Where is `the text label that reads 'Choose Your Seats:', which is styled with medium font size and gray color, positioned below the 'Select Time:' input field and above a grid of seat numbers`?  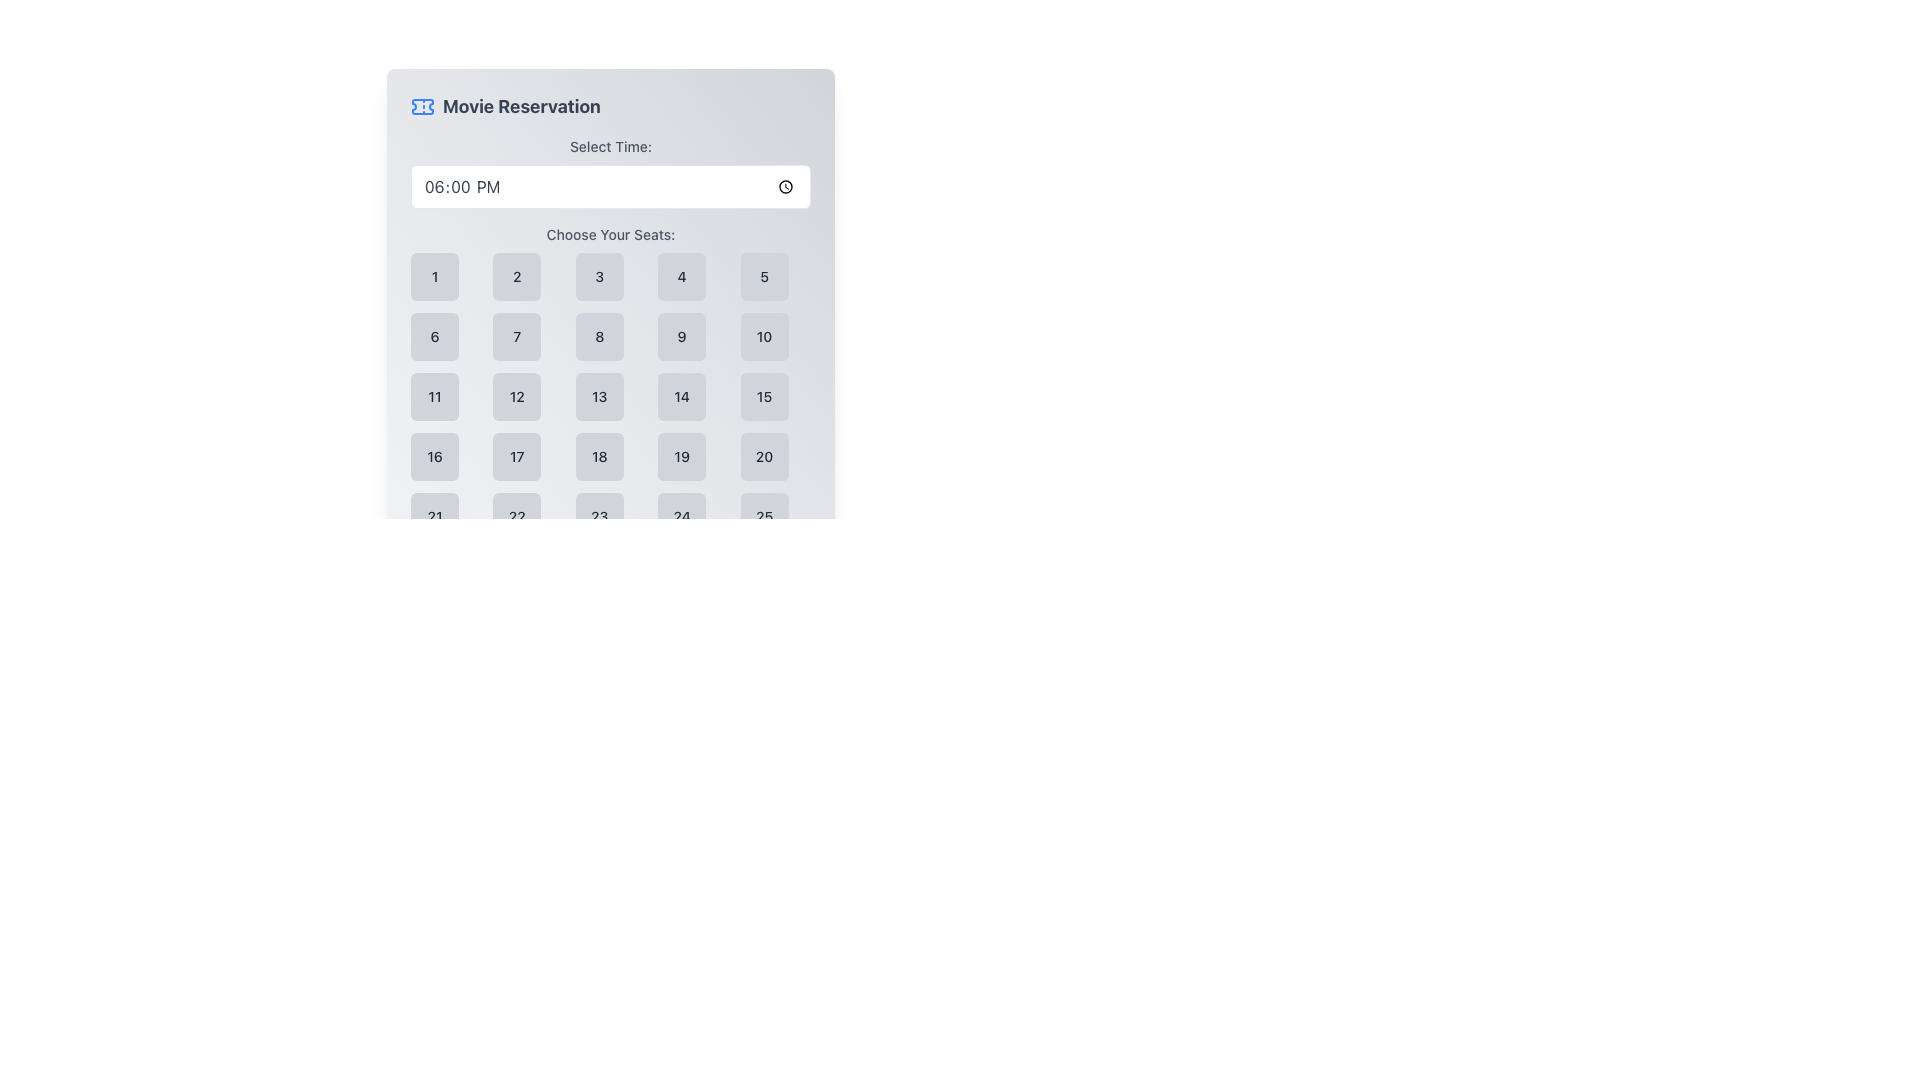
the text label that reads 'Choose Your Seats:', which is styled with medium font size and gray color, positioned below the 'Select Time:' input field and above a grid of seat numbers is located at coordinates (609, 234).